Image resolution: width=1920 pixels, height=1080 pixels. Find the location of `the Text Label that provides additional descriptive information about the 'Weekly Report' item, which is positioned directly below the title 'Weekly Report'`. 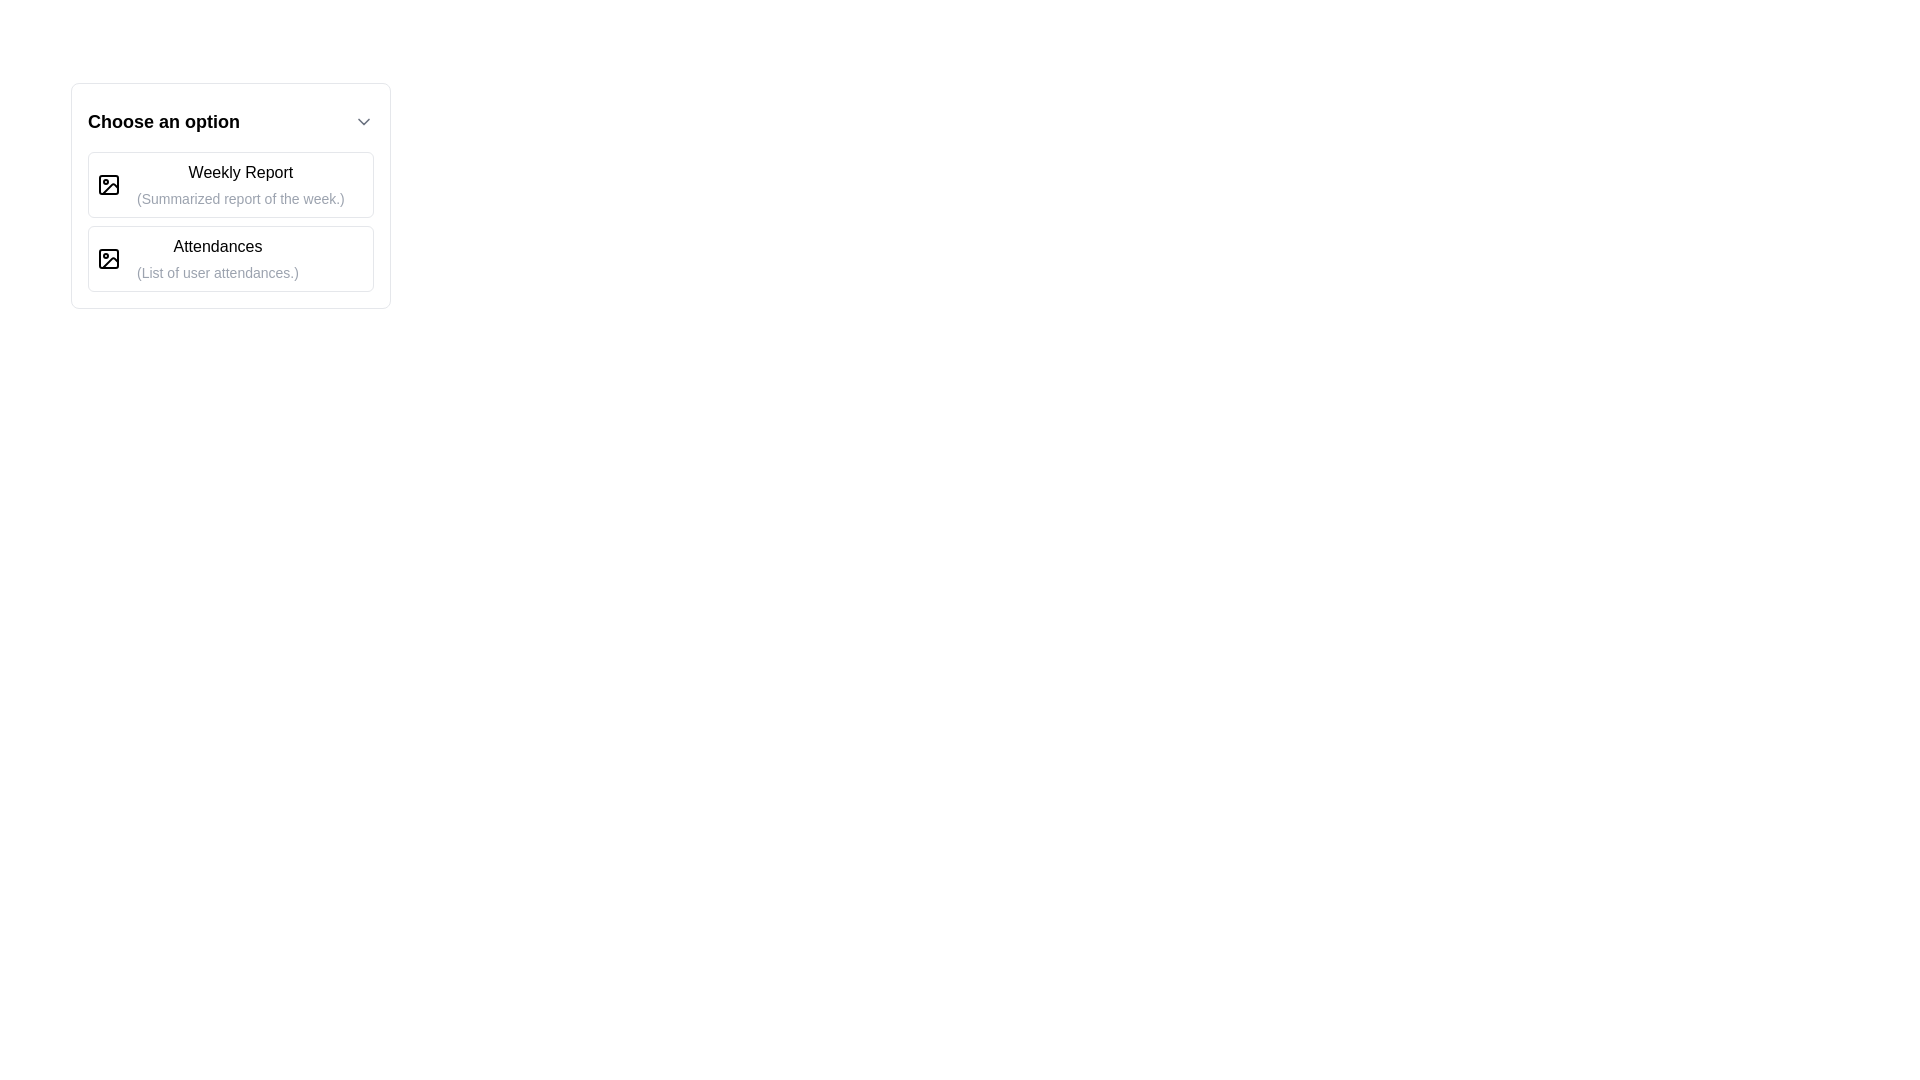

the Text Label that provides additional descriptive information about the 'Weekly Report' item, which is positioned directly below the title 'Weekly Report' is located at coordinates (240, 199).